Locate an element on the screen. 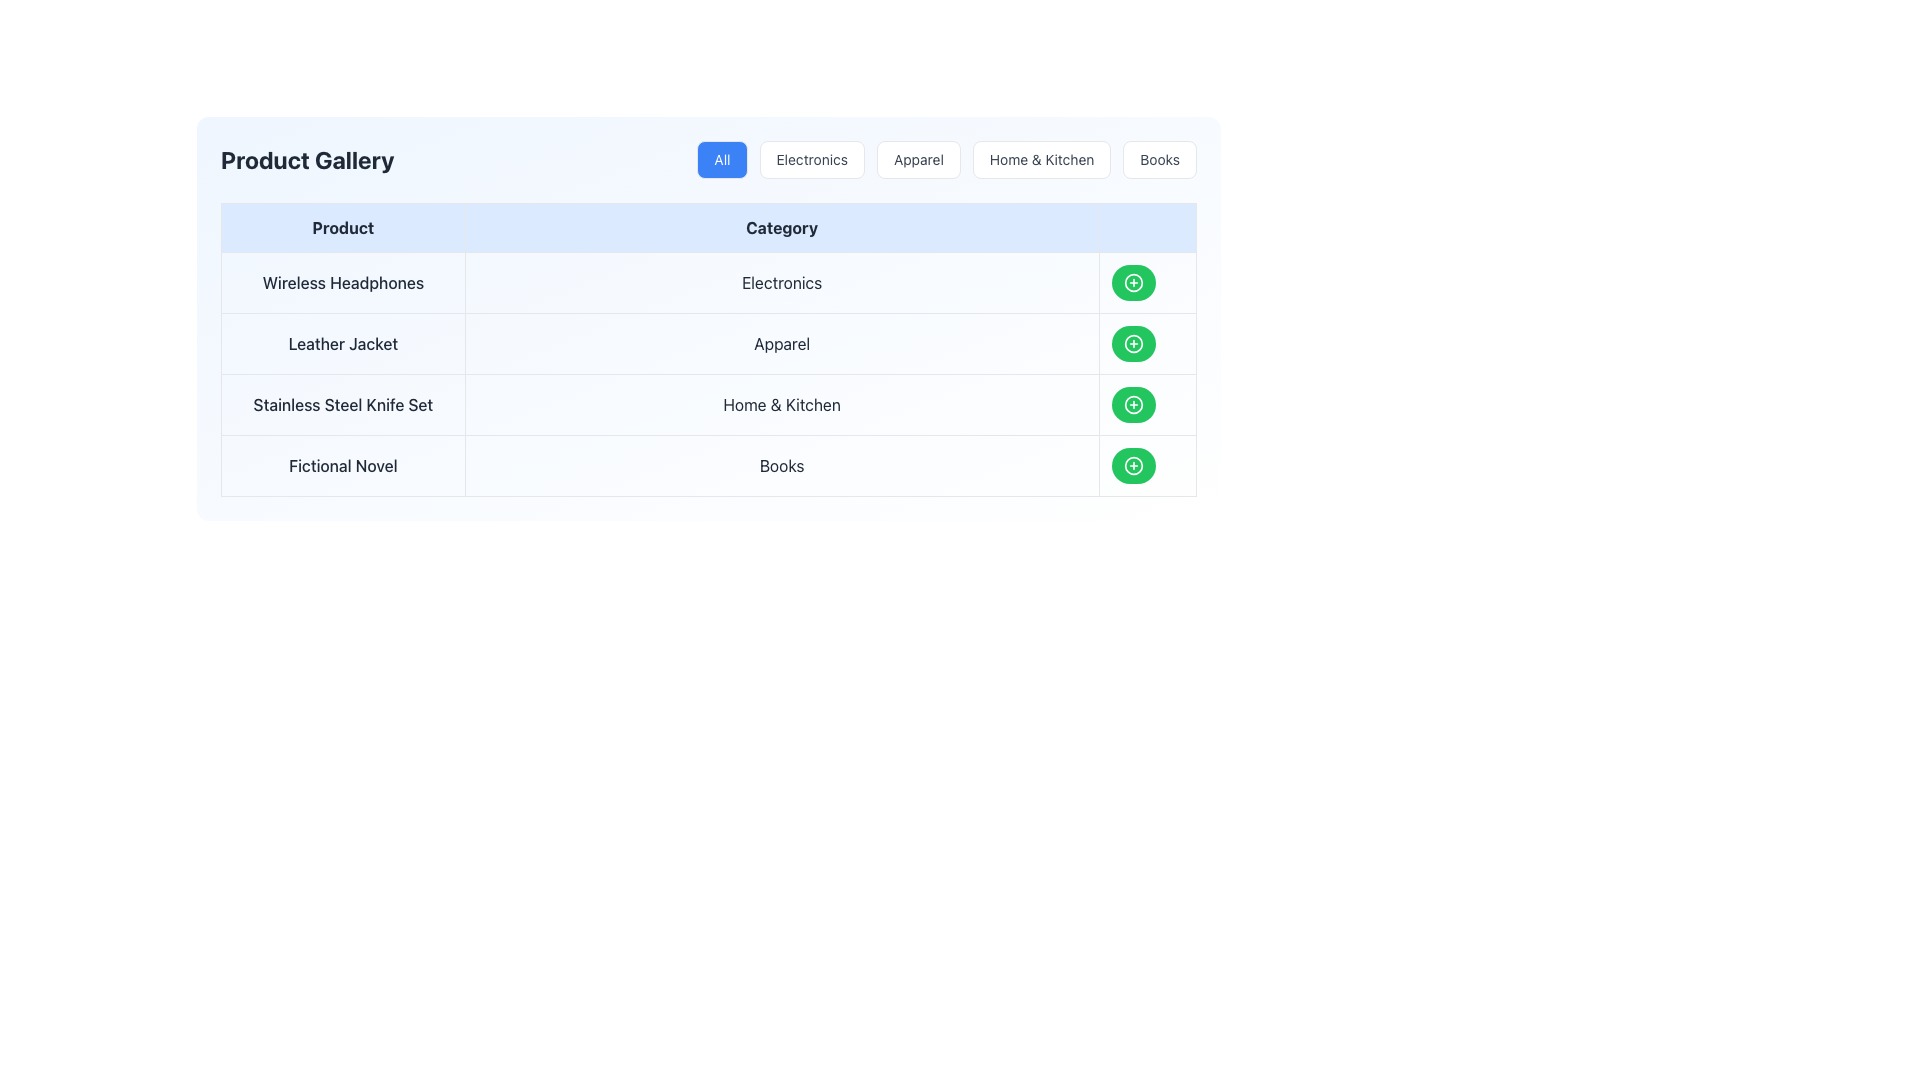  the 'Apparel' filter button located between the 'Electronics' and 'Home & Kitchen' tabs is located at coordinates (946, 158).